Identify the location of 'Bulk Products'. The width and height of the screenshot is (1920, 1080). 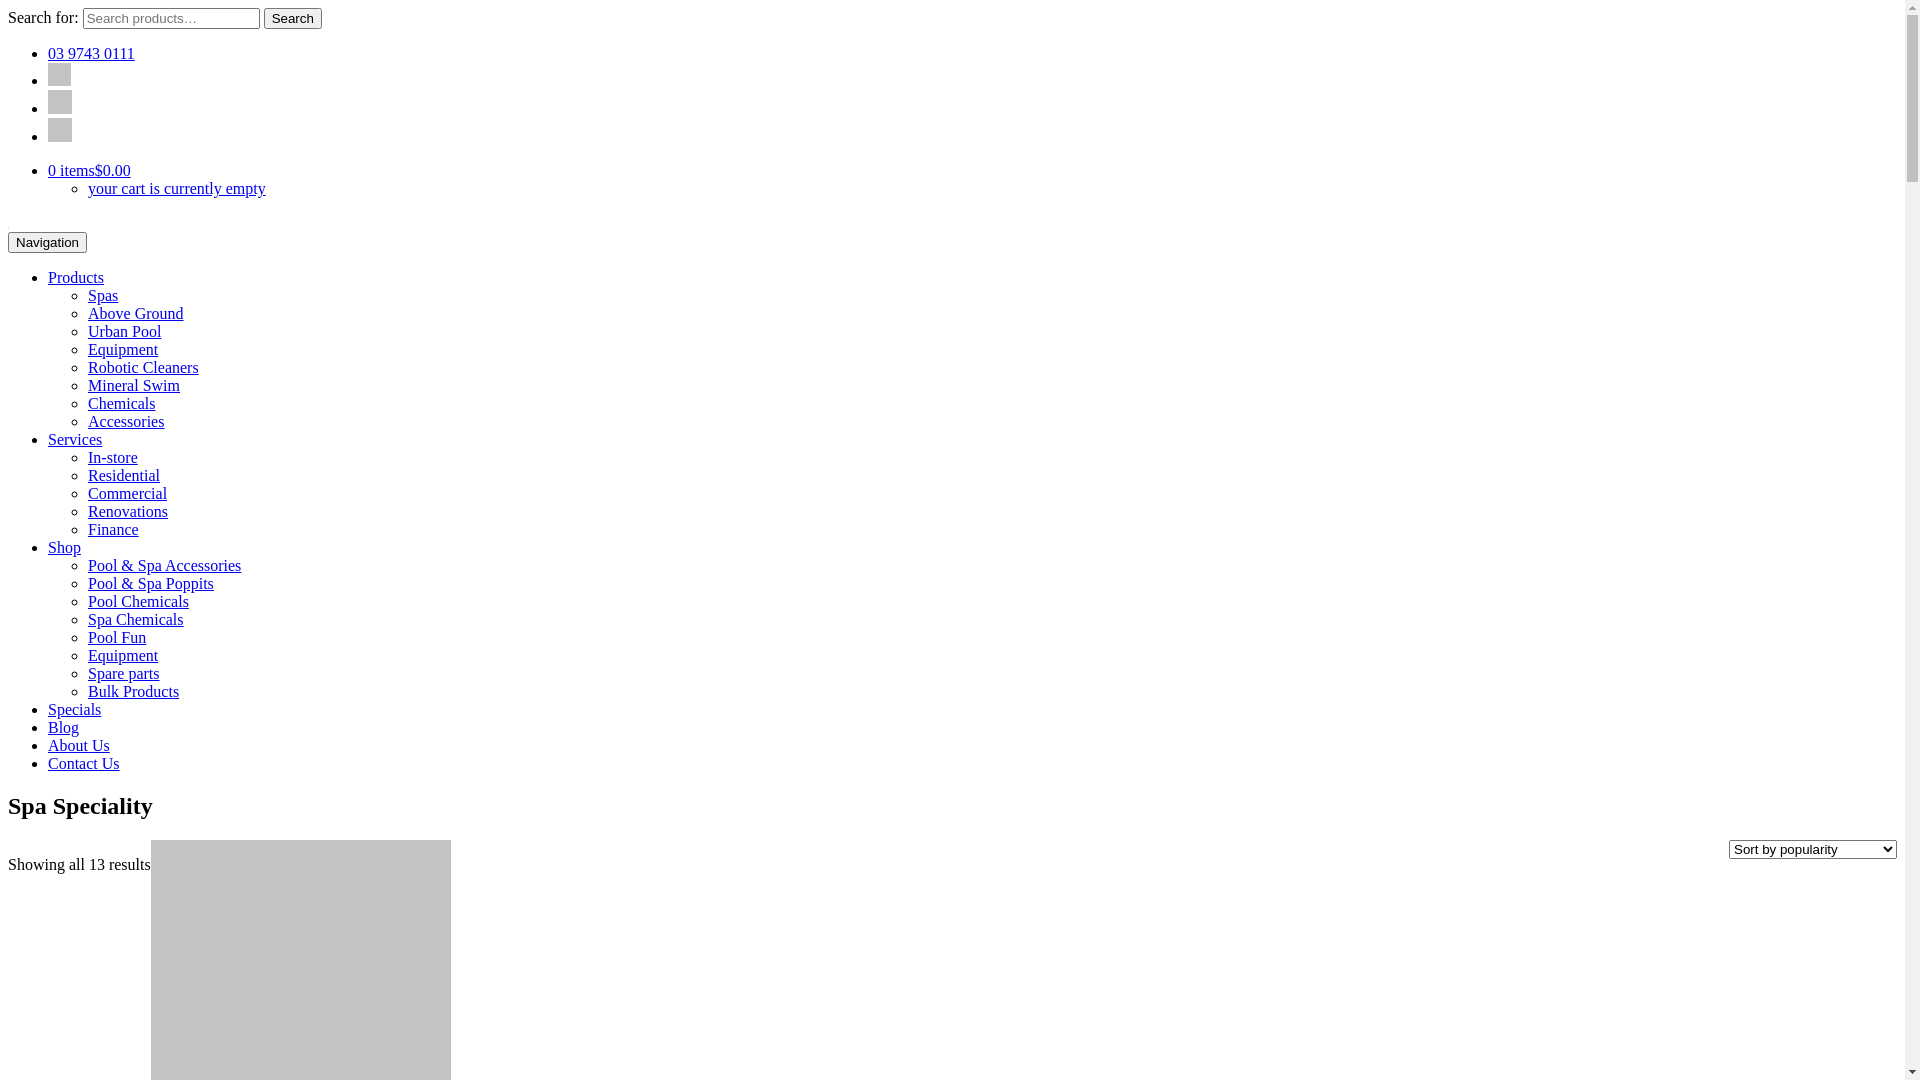
(132, 690).